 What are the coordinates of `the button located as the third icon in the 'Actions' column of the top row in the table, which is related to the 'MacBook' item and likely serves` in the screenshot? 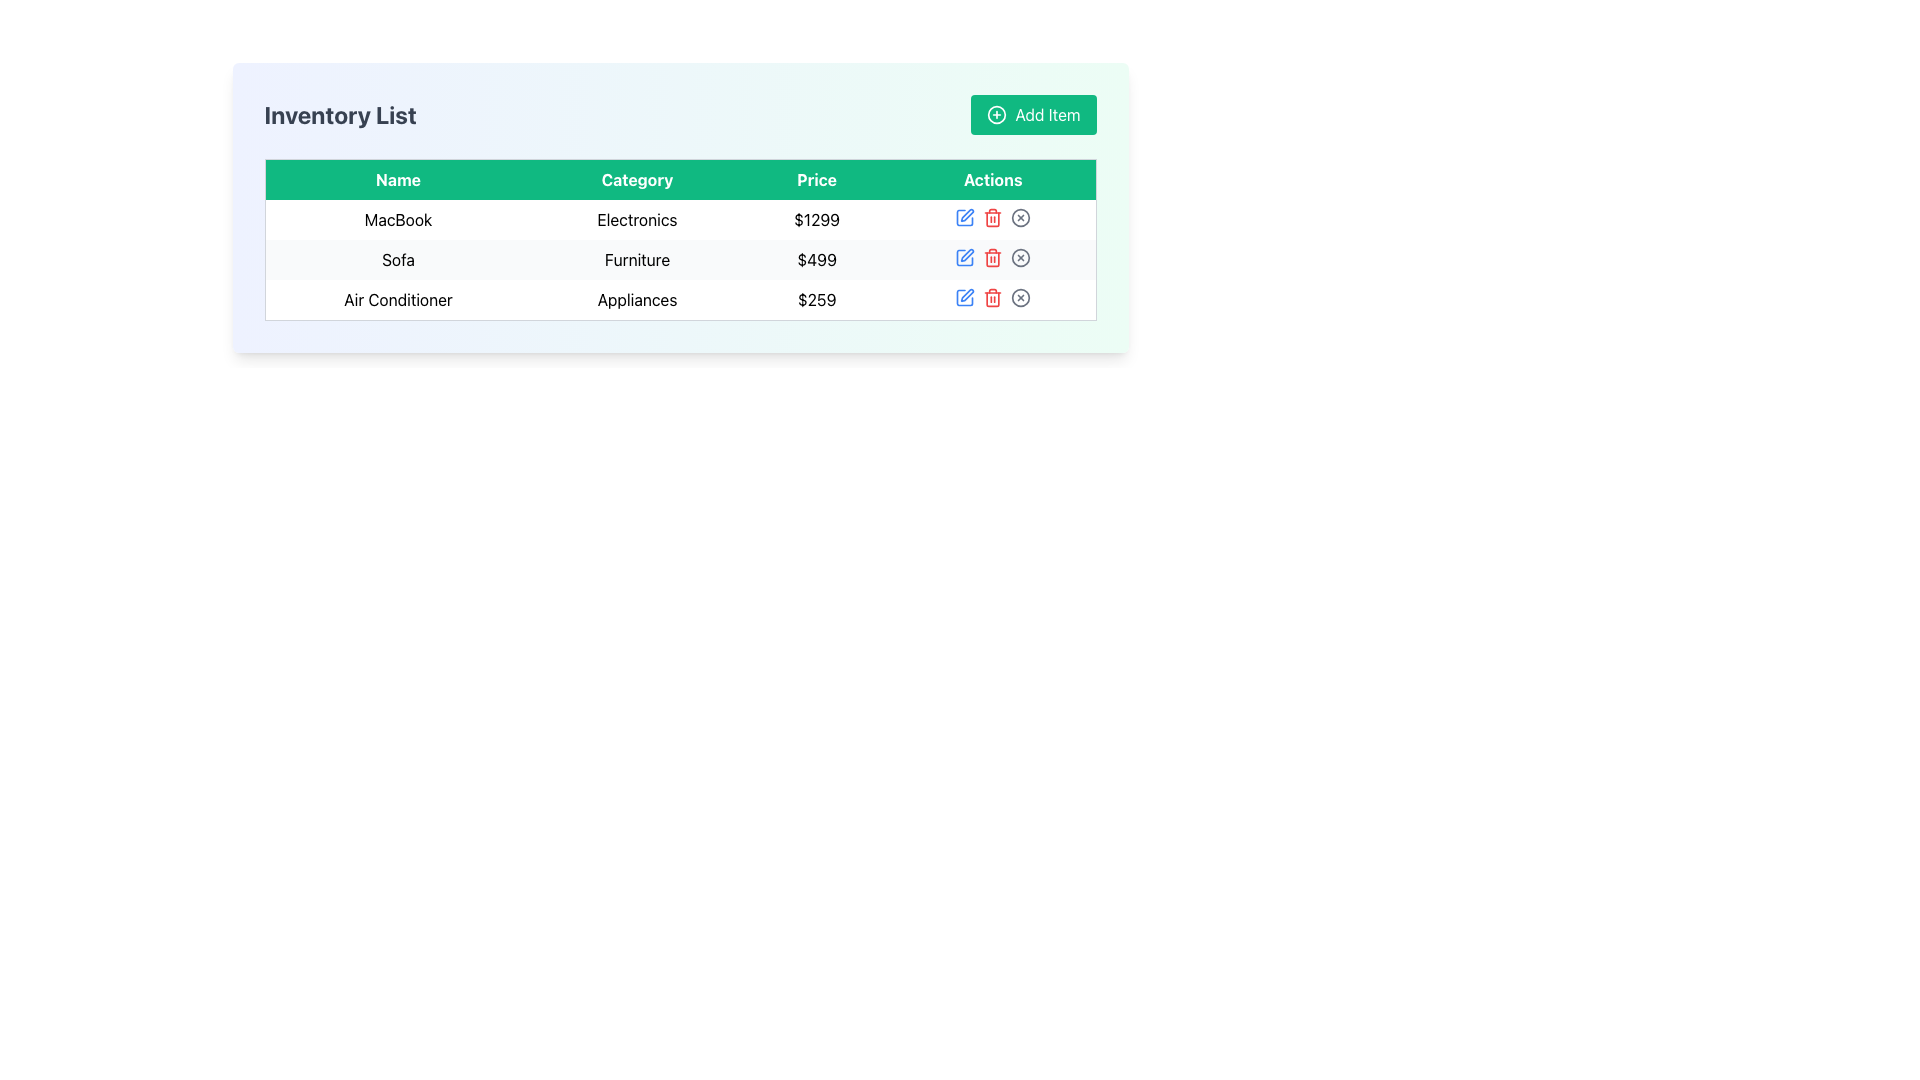 It's located at (1021, 218).